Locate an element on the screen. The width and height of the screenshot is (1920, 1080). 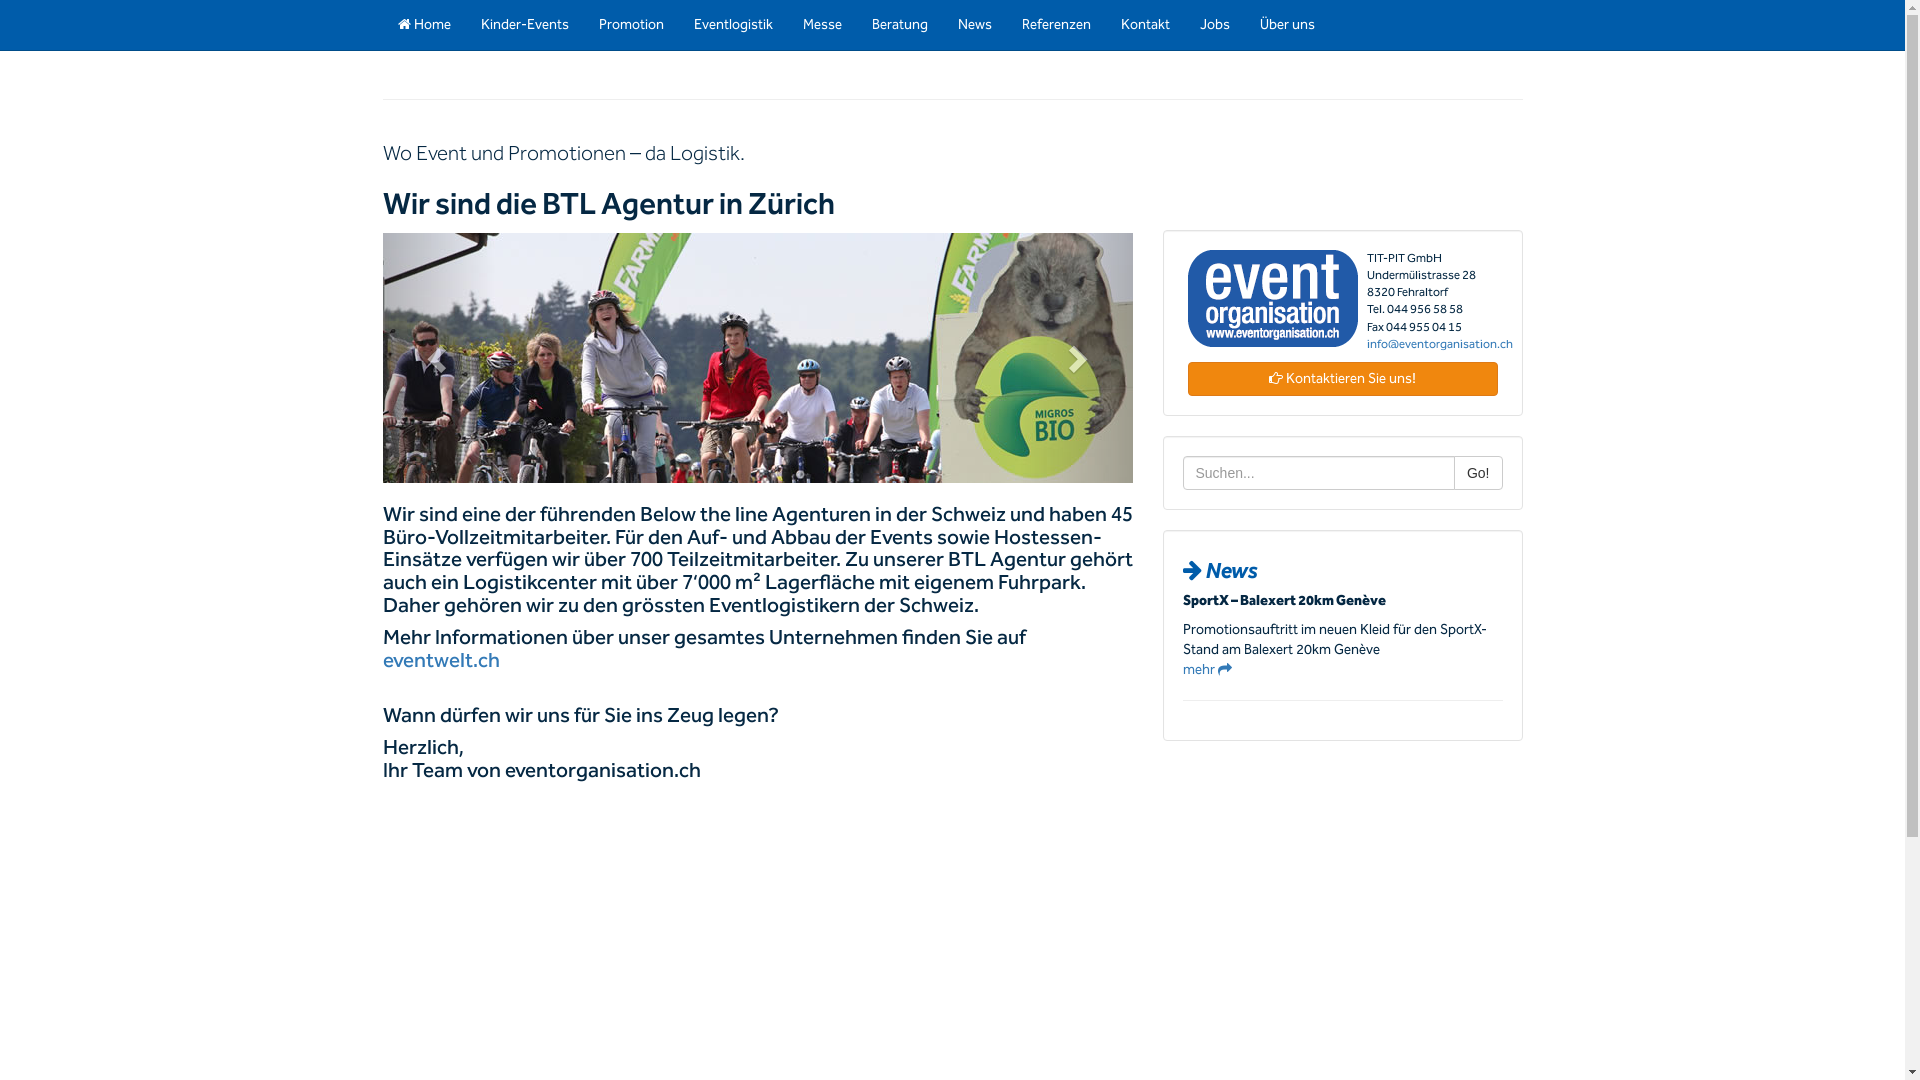
'Kontakt' is located at coordinates (1145, 24).